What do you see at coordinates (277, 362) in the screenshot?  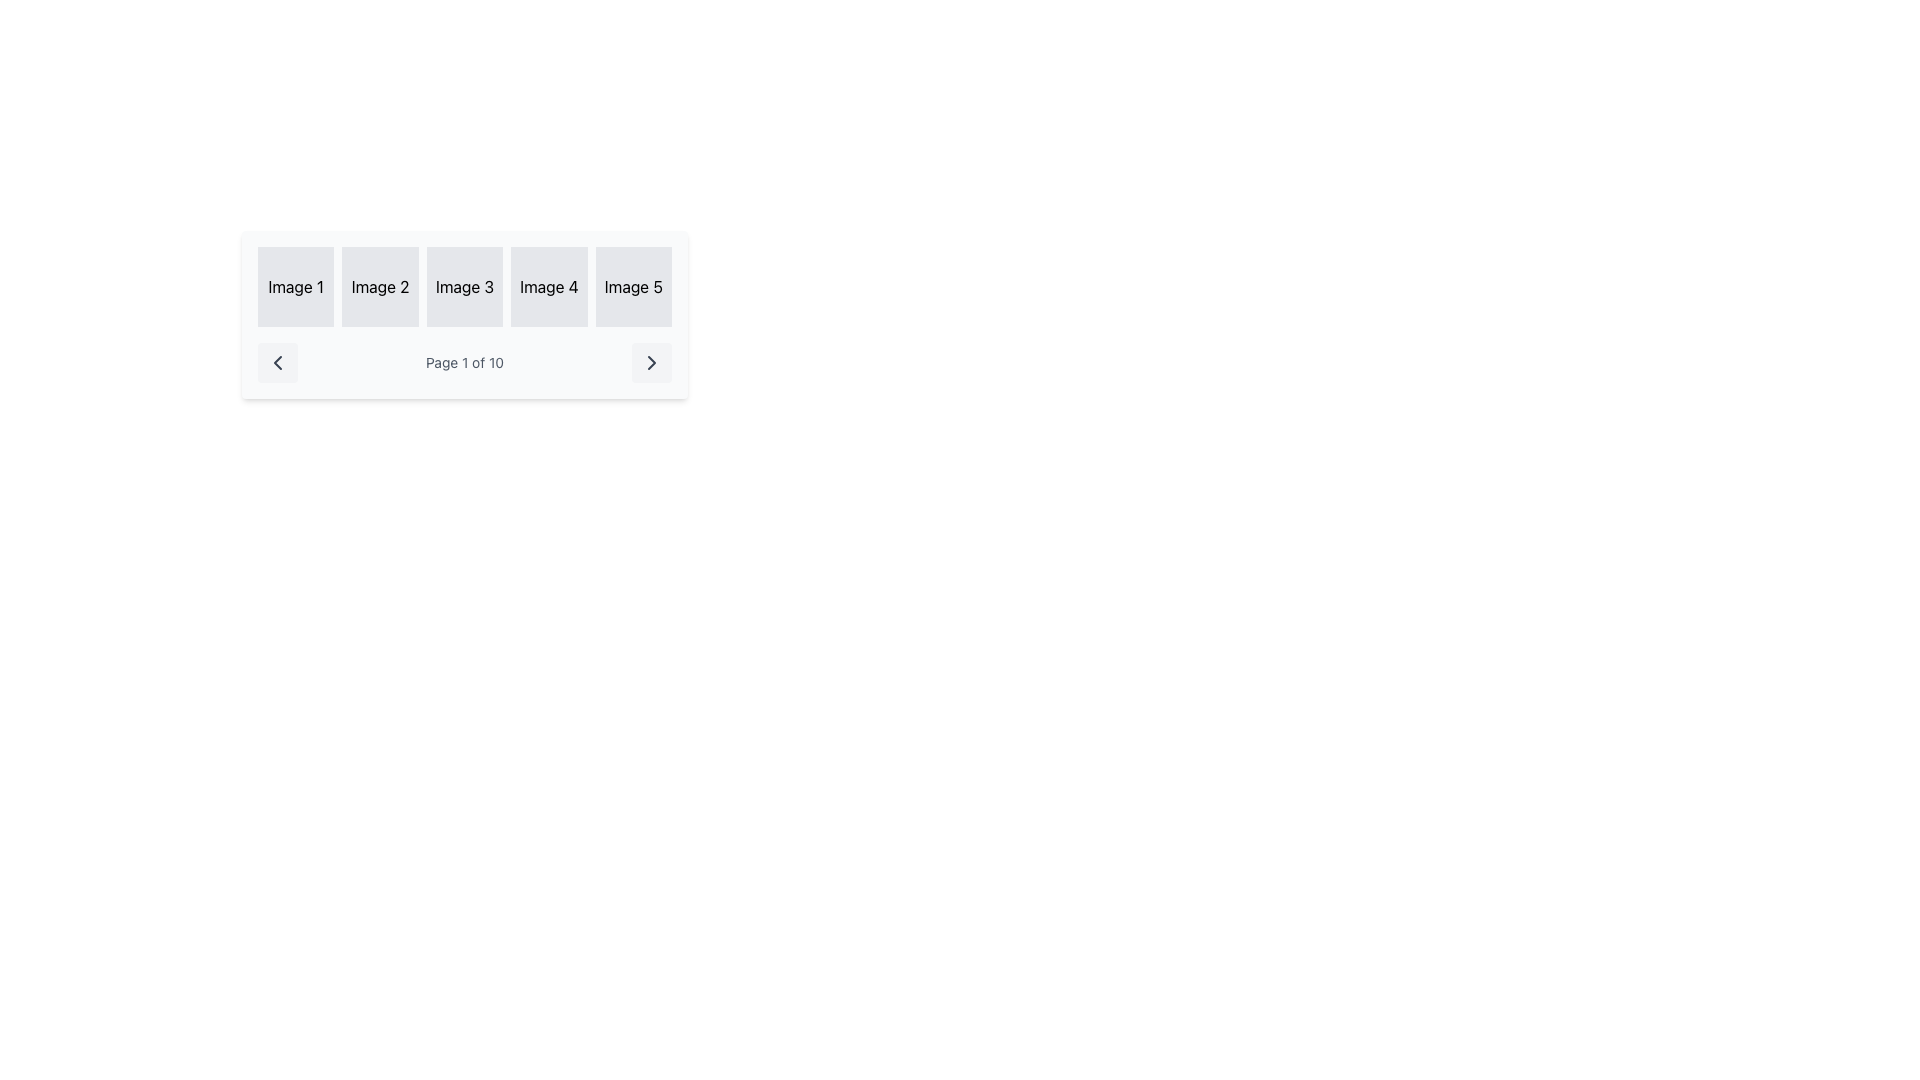 I see `the leftmost icon button within the navigation control at the bottom left of the carousel` at bounding box center [277, 362].